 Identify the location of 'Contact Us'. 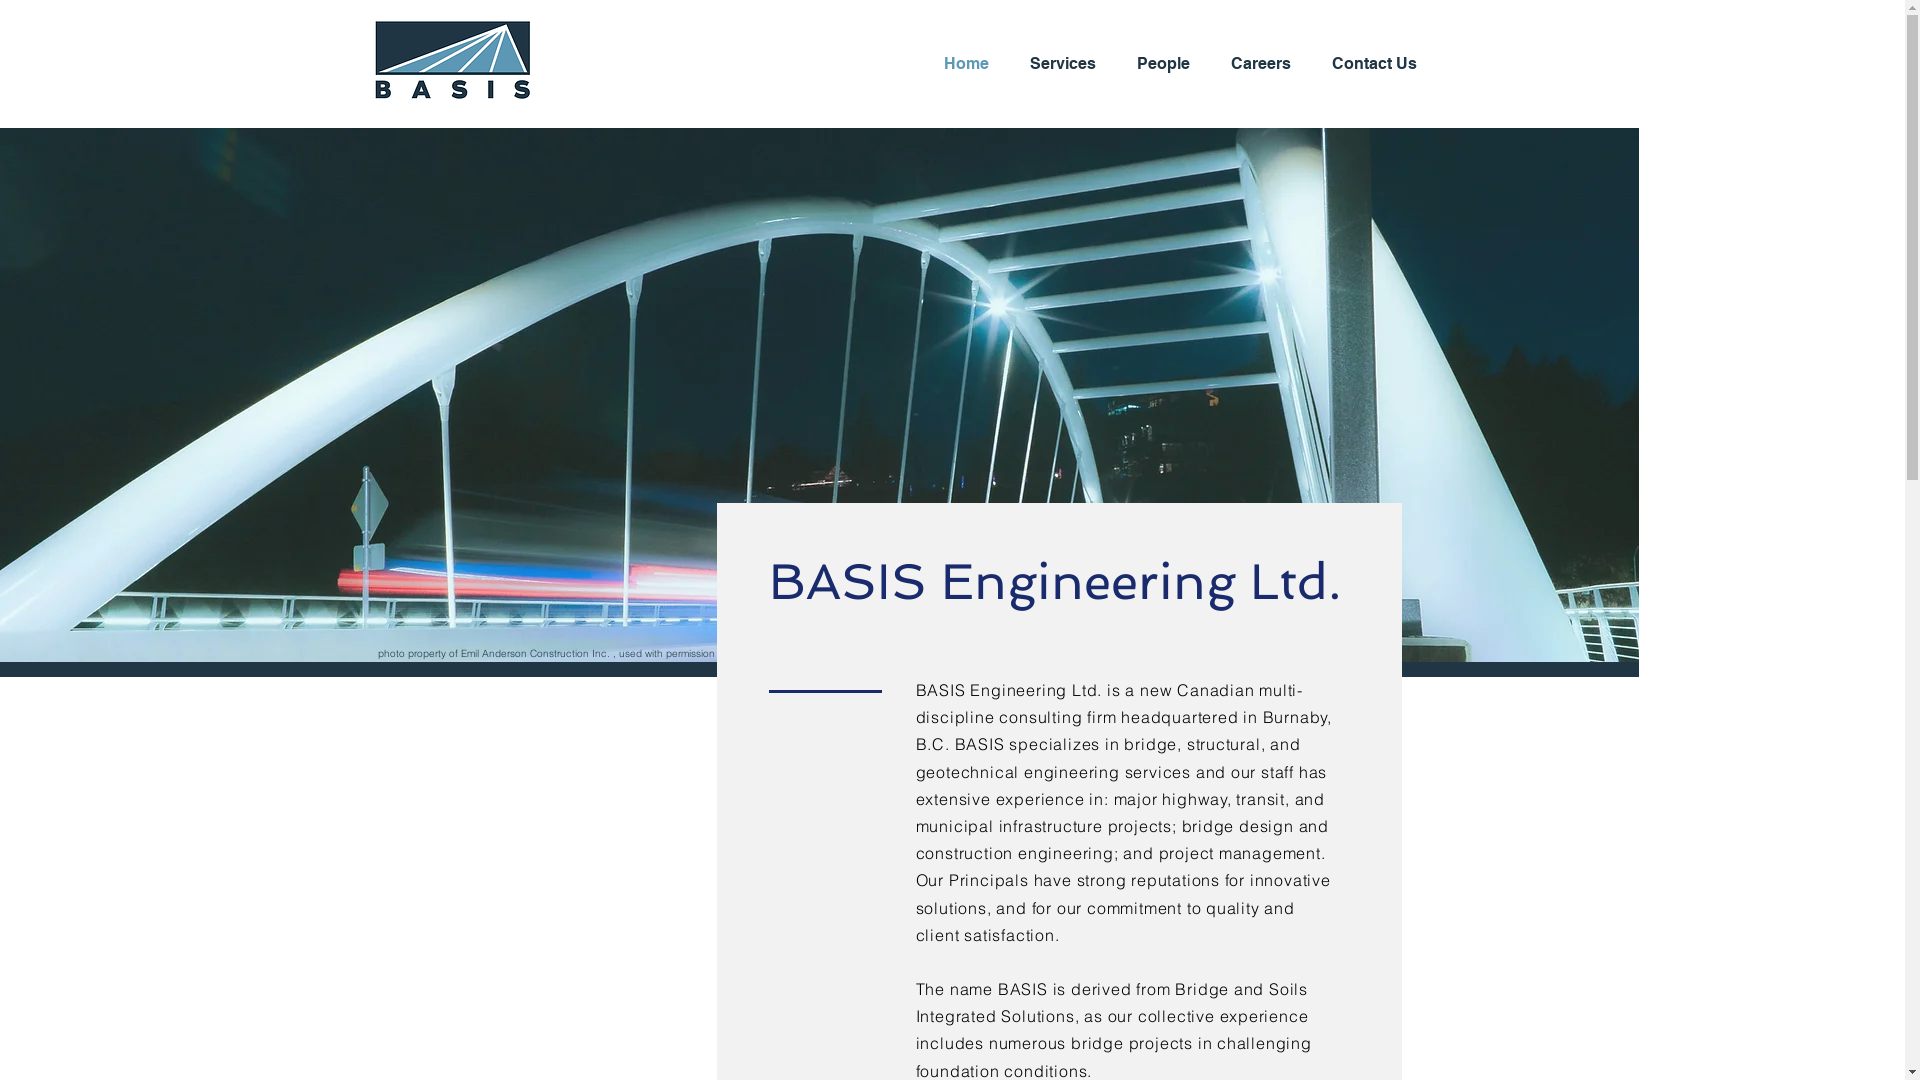
(1377, 63).